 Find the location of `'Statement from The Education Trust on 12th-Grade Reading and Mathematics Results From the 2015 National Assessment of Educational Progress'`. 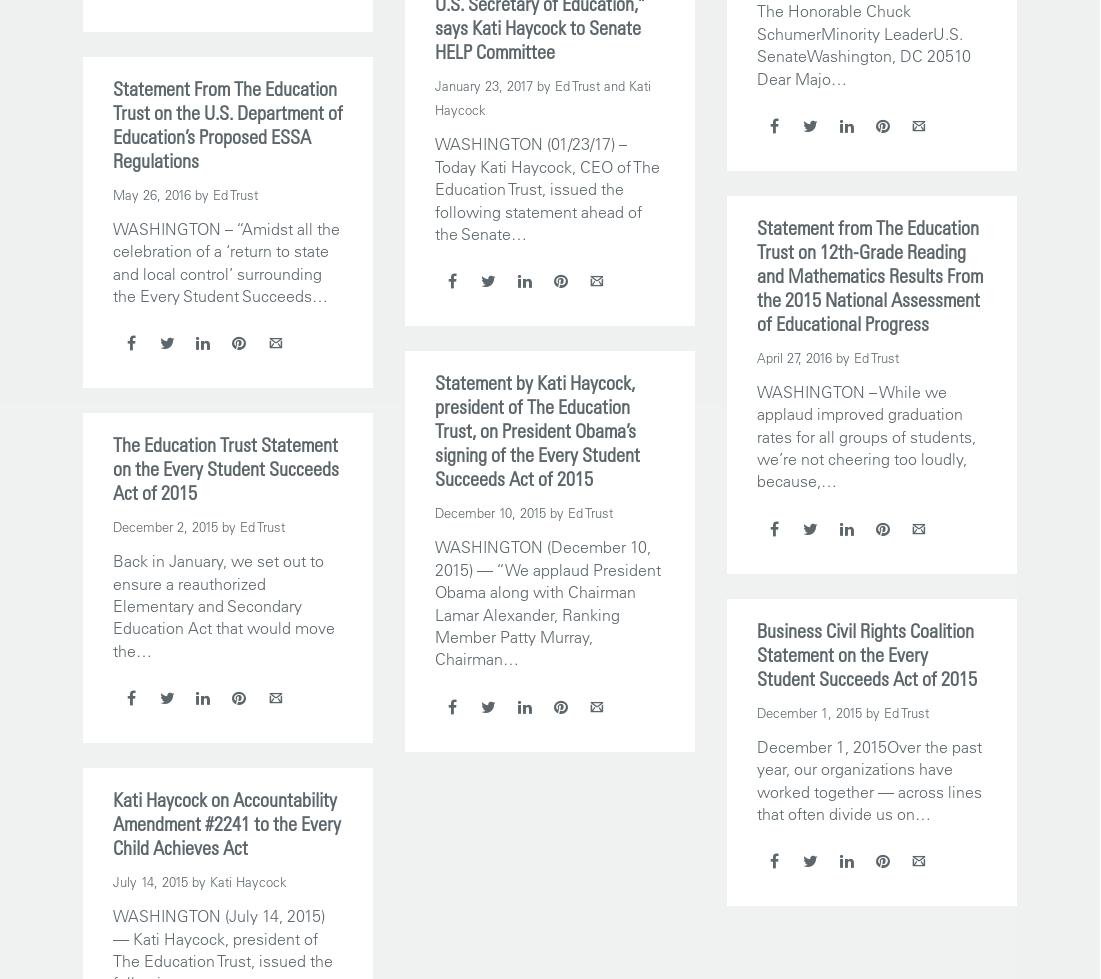

'Statement from The Education Trust on 12th-Grade Reading and Mathematics Results From the 2015 National Assessment of Educational Progress' is located at coordinates (868, 274).